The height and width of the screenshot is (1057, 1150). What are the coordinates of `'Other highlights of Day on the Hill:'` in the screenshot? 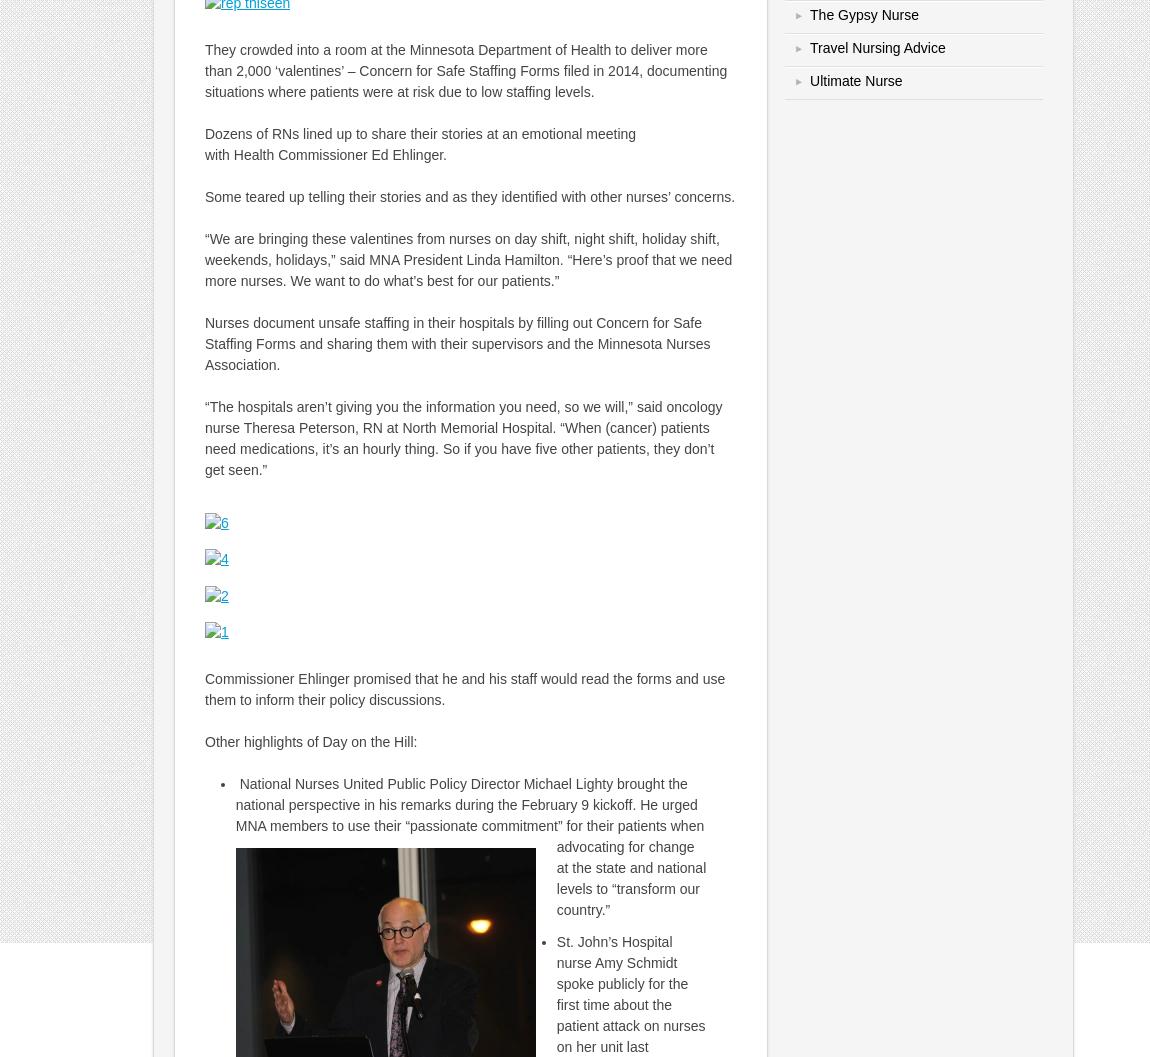 It's located at (310, 741).